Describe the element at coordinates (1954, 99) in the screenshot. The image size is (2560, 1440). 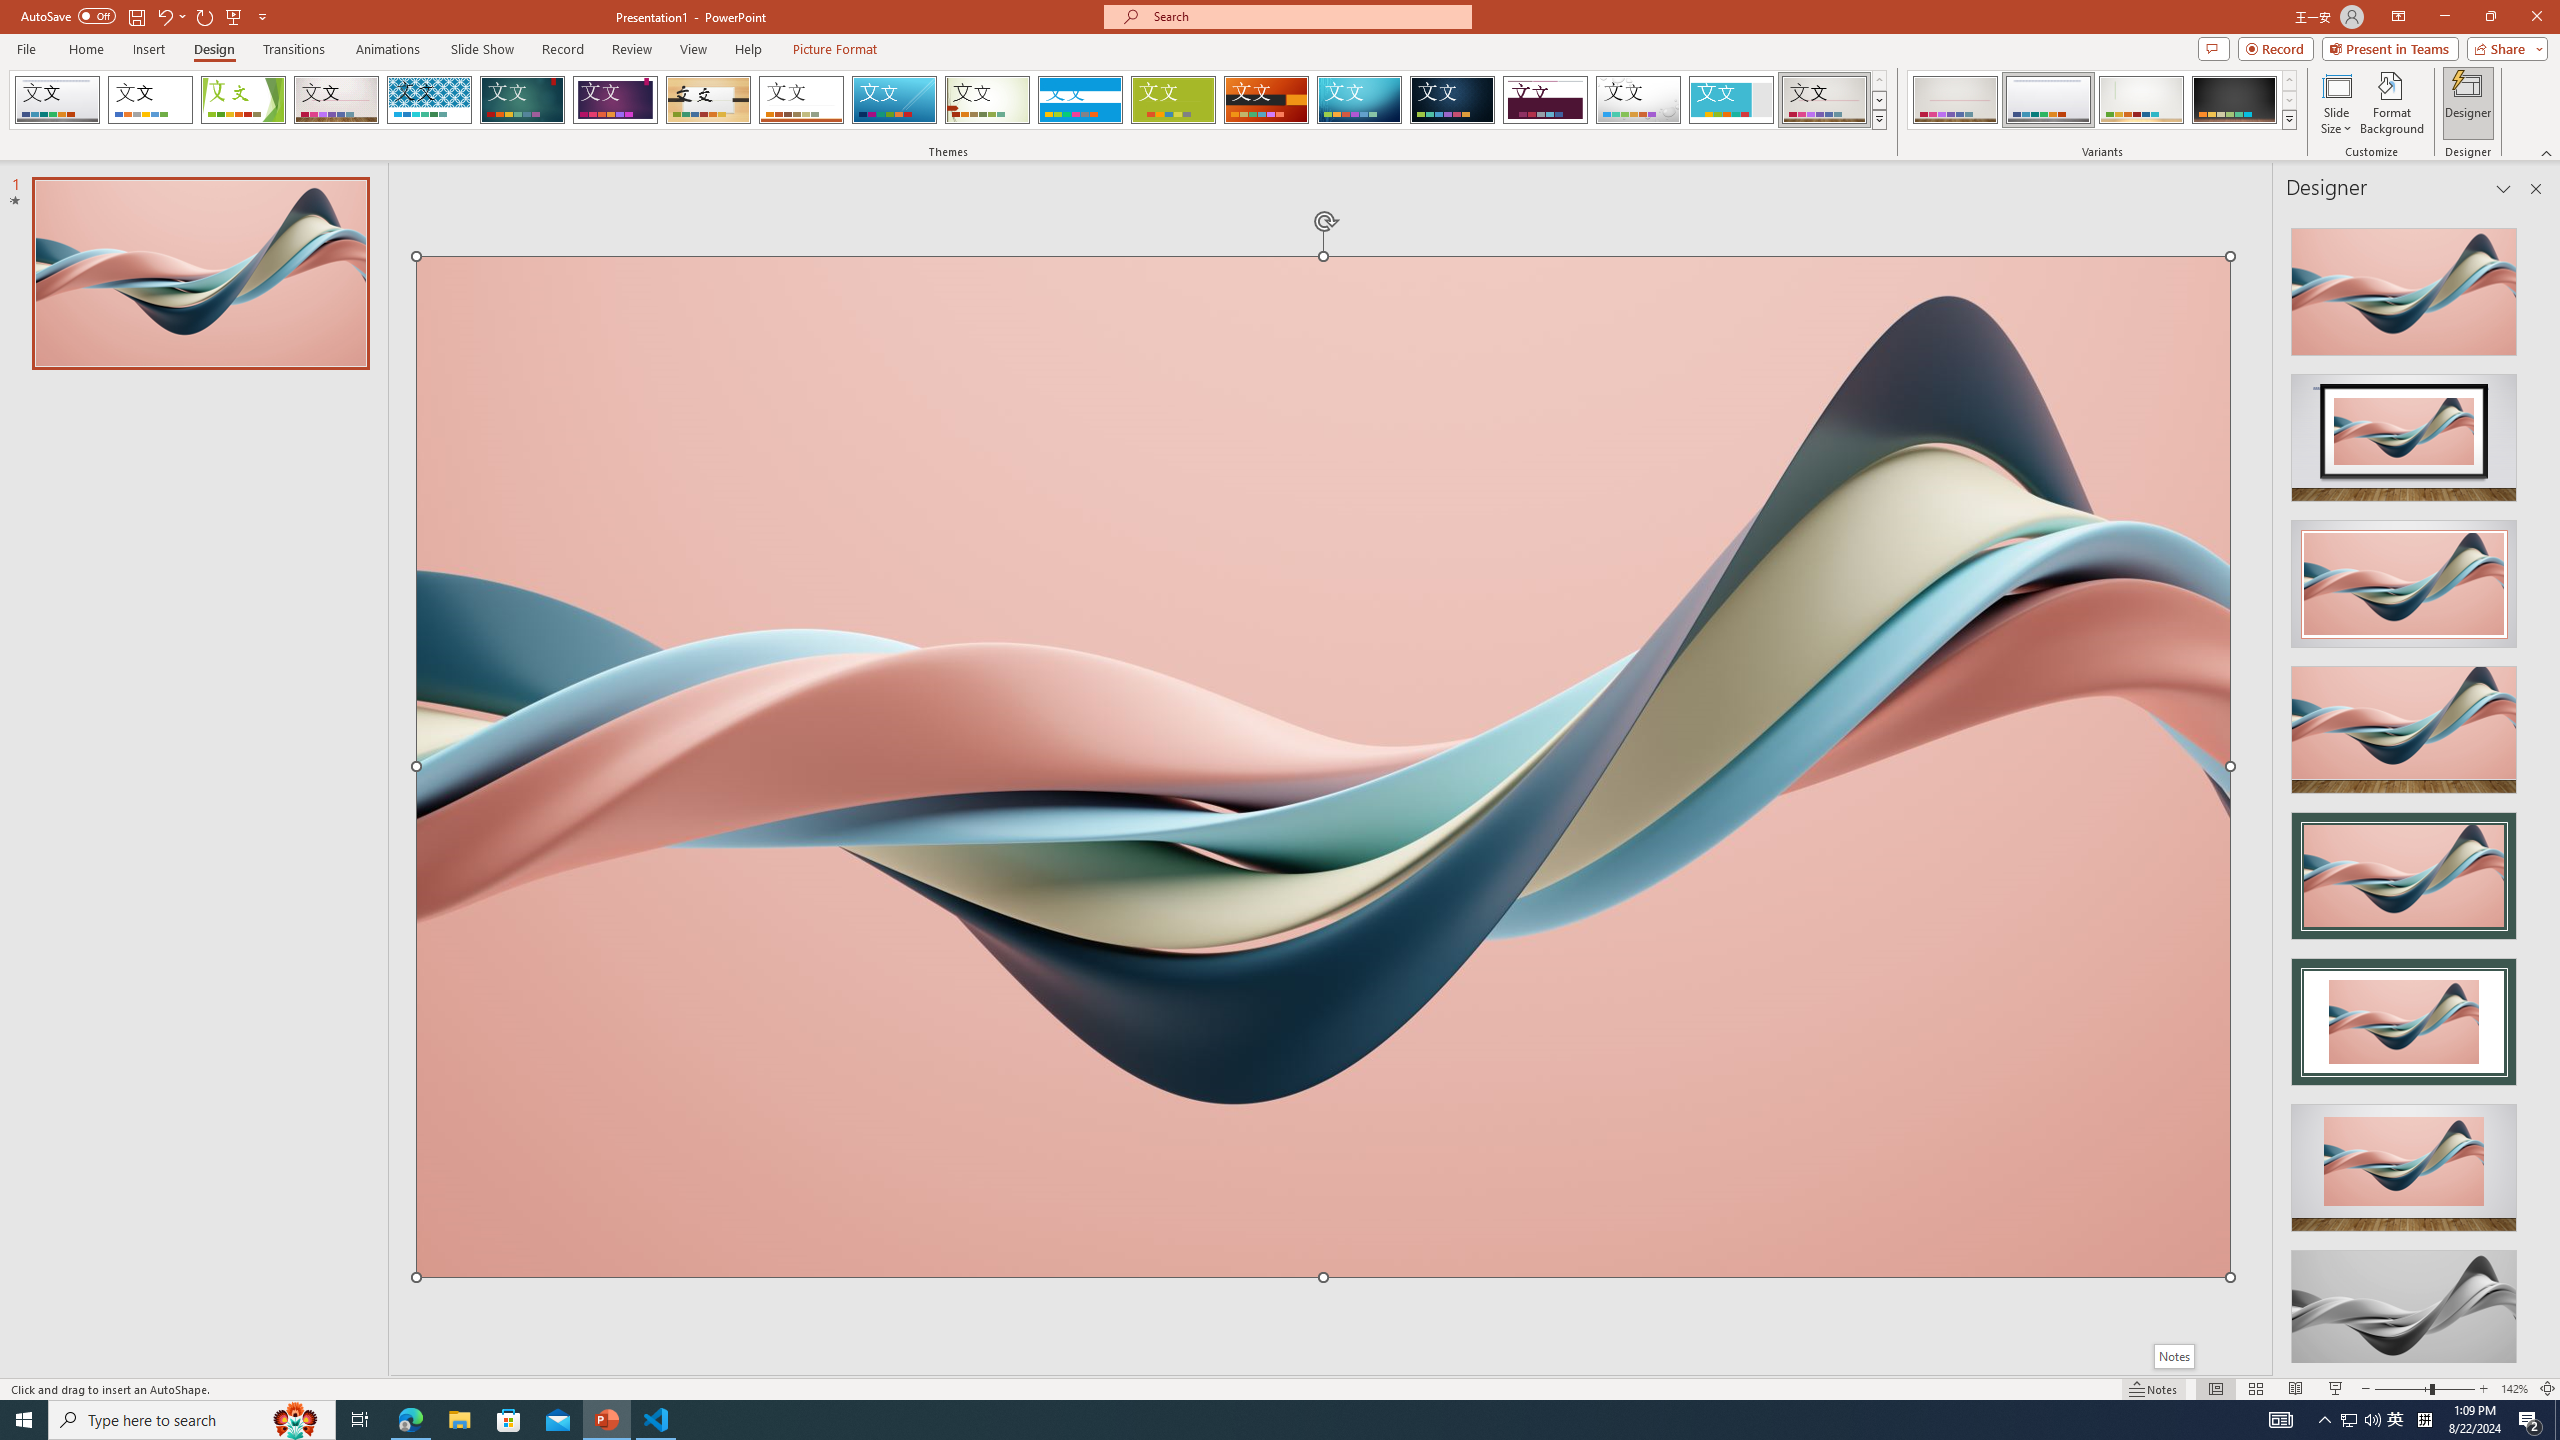
I see `'Gallery Variant 1'` at that location.